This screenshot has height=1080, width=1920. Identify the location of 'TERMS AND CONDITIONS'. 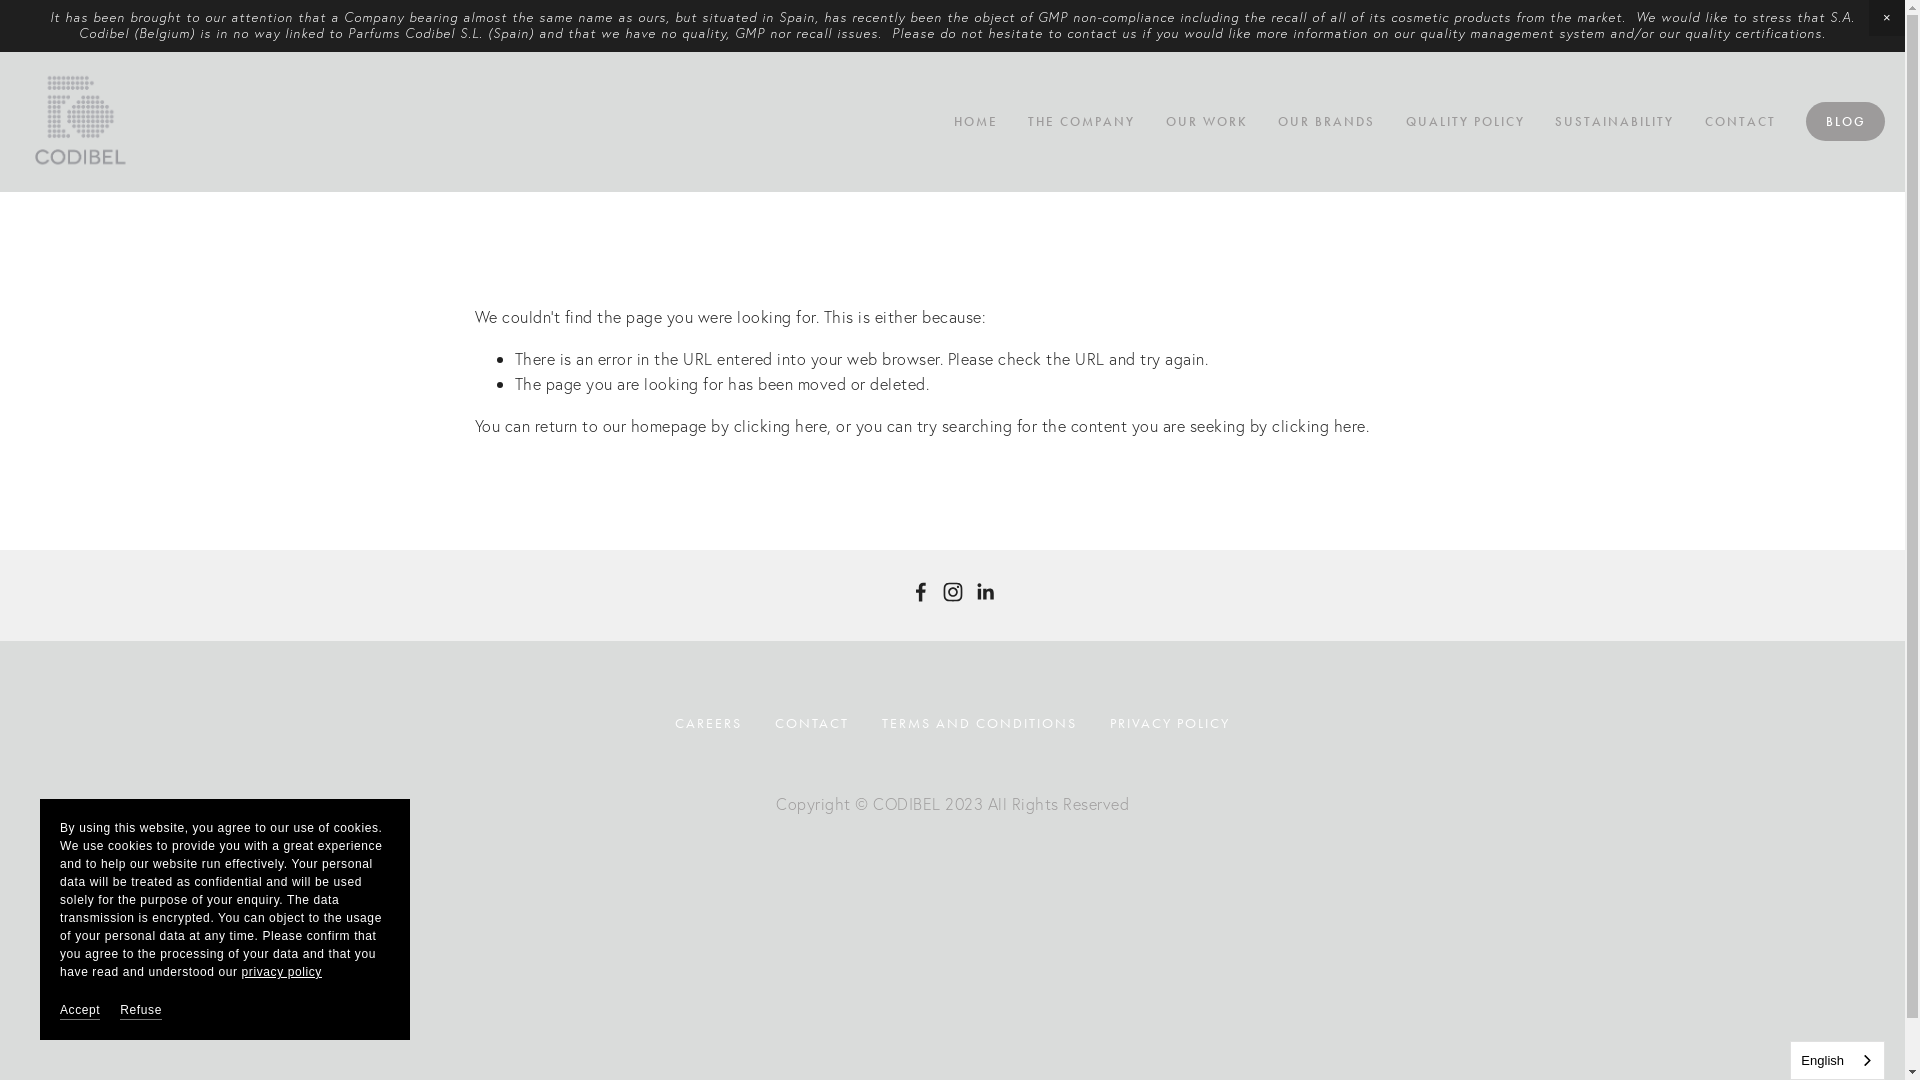
(979, 724).